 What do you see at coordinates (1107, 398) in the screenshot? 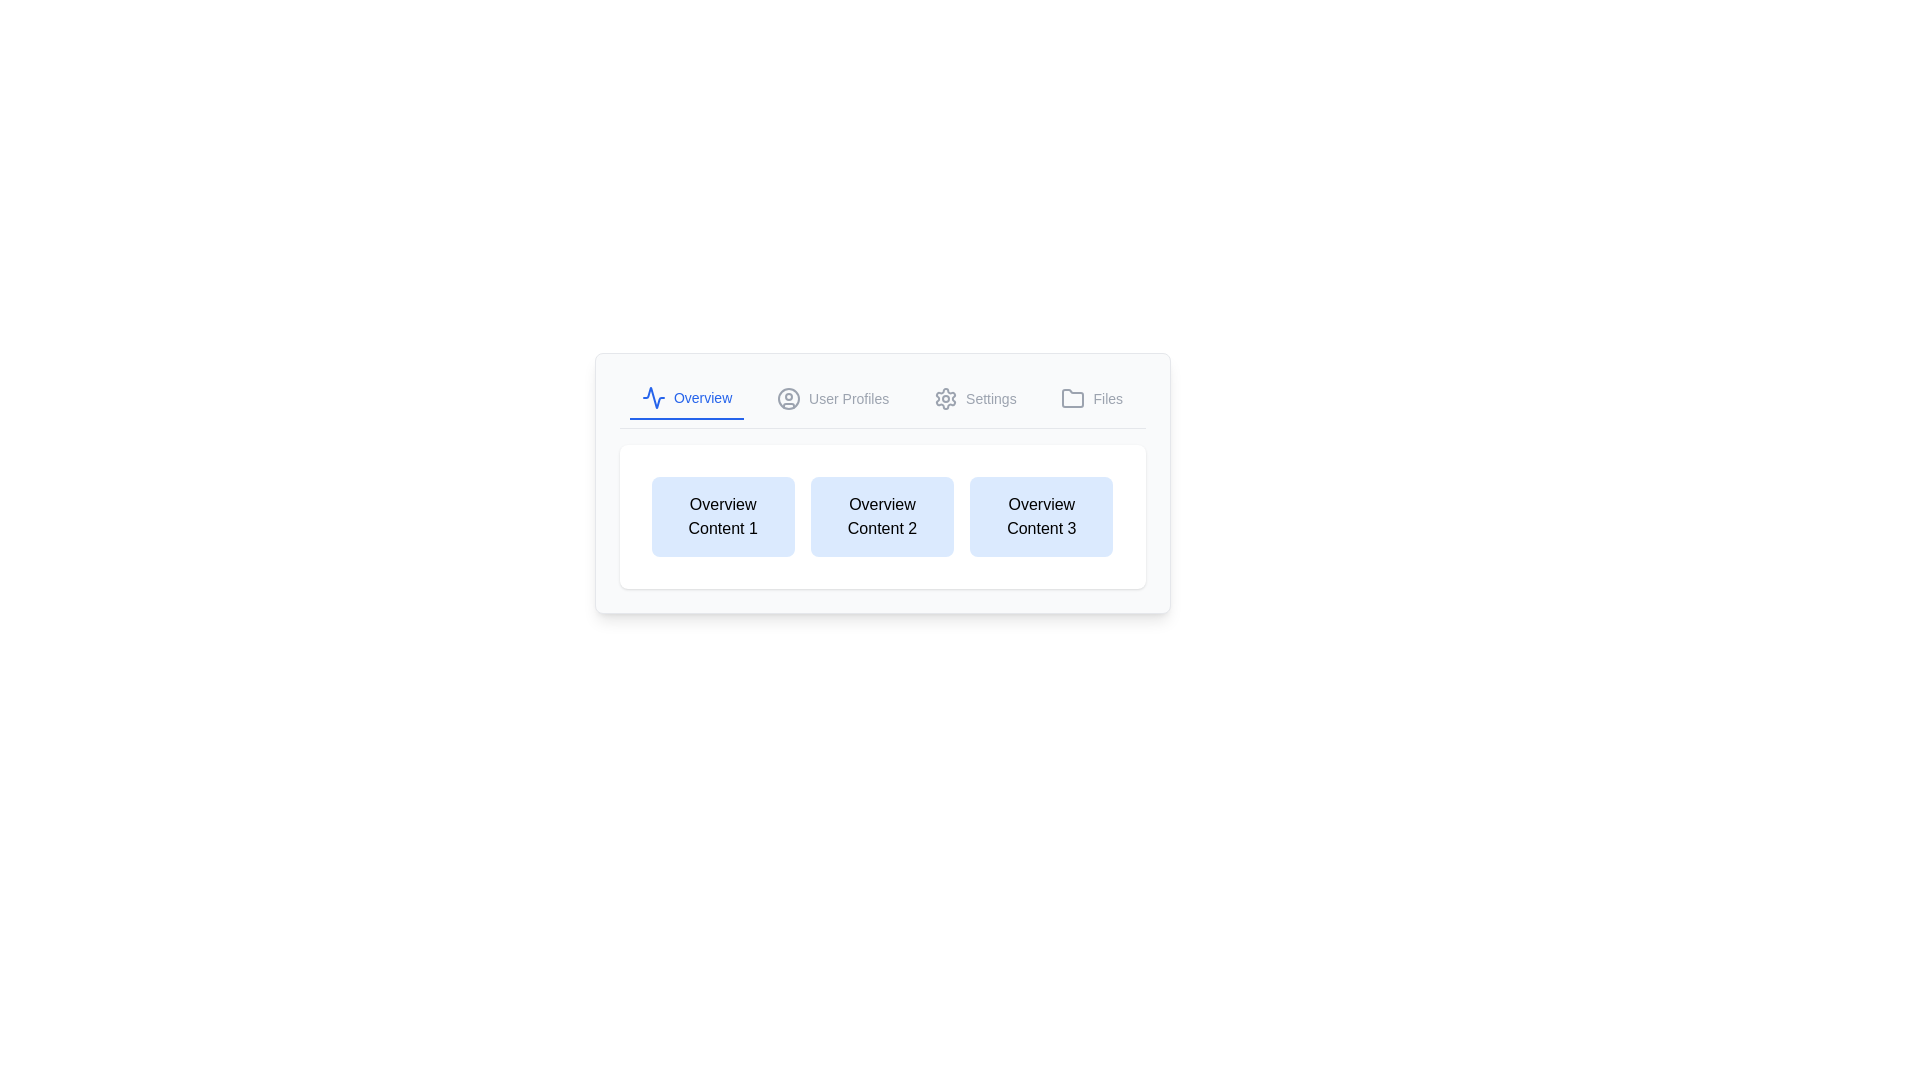
I see `the 'Files' text label in the horizontal navigation menu` at bounding box center [1107, 398].